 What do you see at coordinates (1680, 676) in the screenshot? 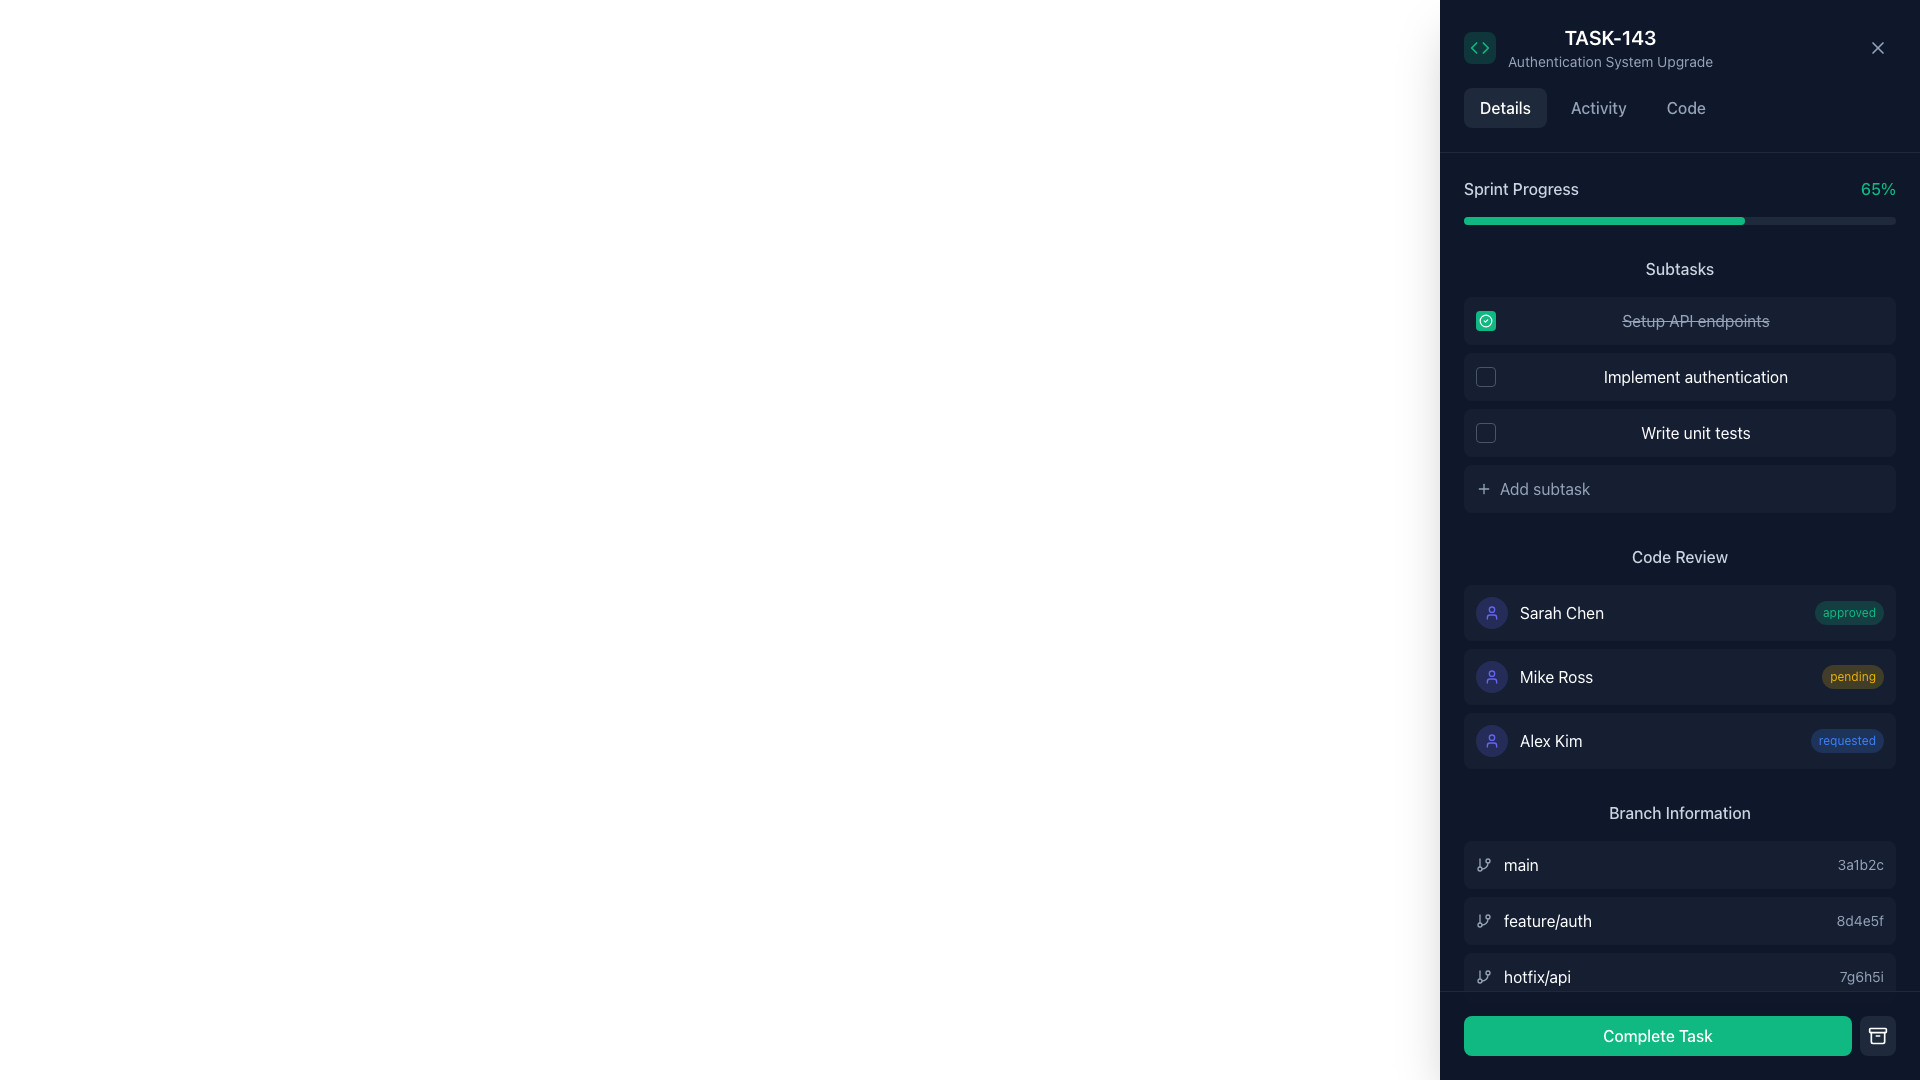
I see `the status update list item for 'Mike Ross' with a review status of 'pending' located` at bounding box center [1680, 676].